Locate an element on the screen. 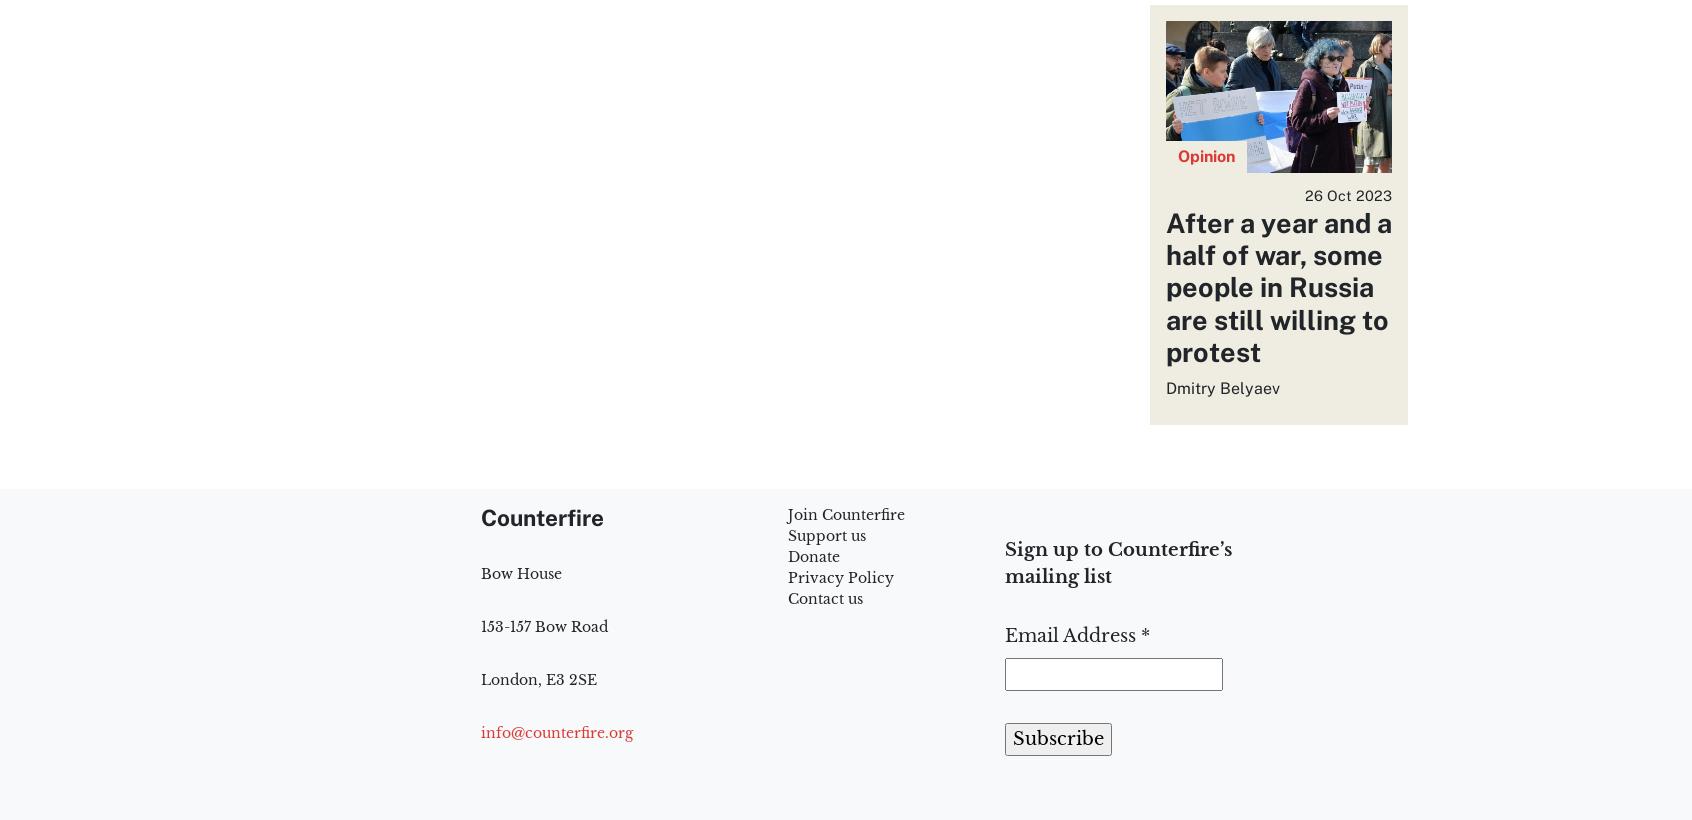  'info@counterfire.org' is located at coordinates (557, 731).